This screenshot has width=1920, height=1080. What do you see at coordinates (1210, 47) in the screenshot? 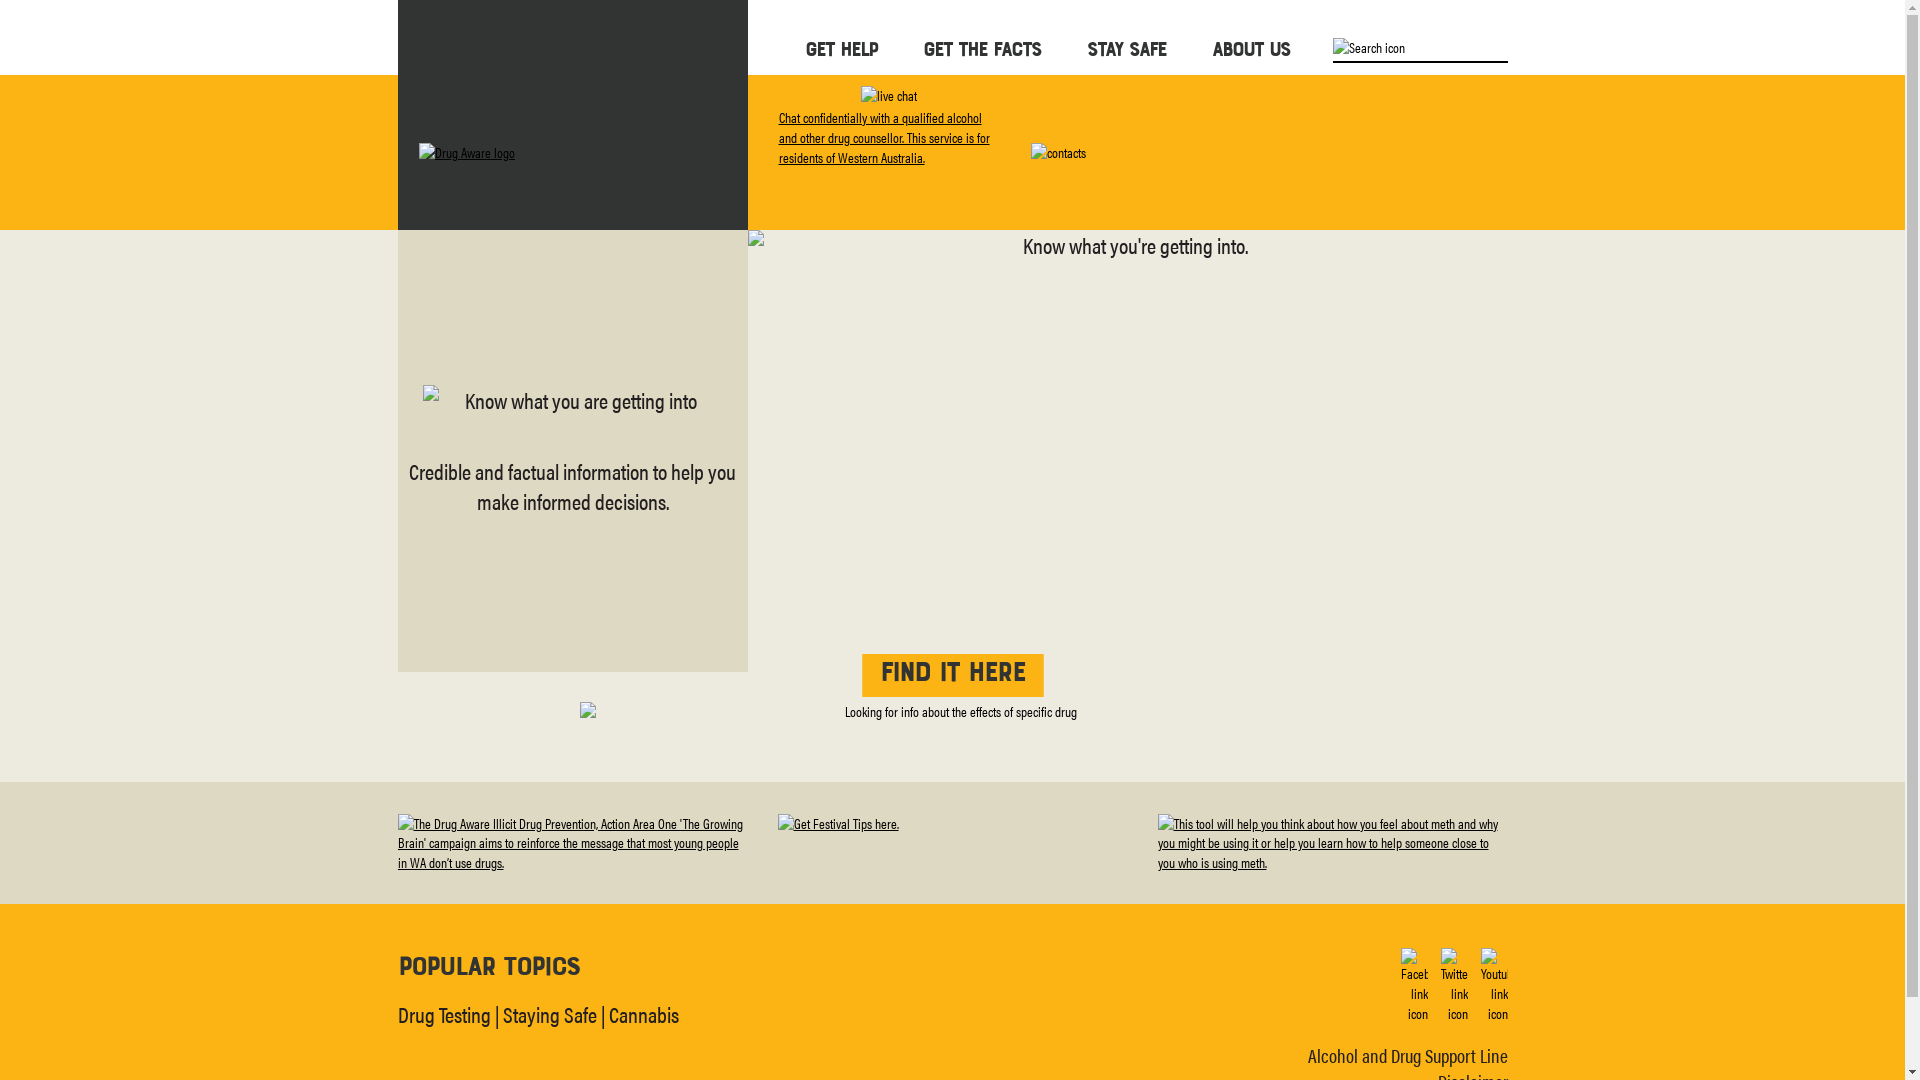
I see `'ABOUT US'` at bounding box center [1210, 47].